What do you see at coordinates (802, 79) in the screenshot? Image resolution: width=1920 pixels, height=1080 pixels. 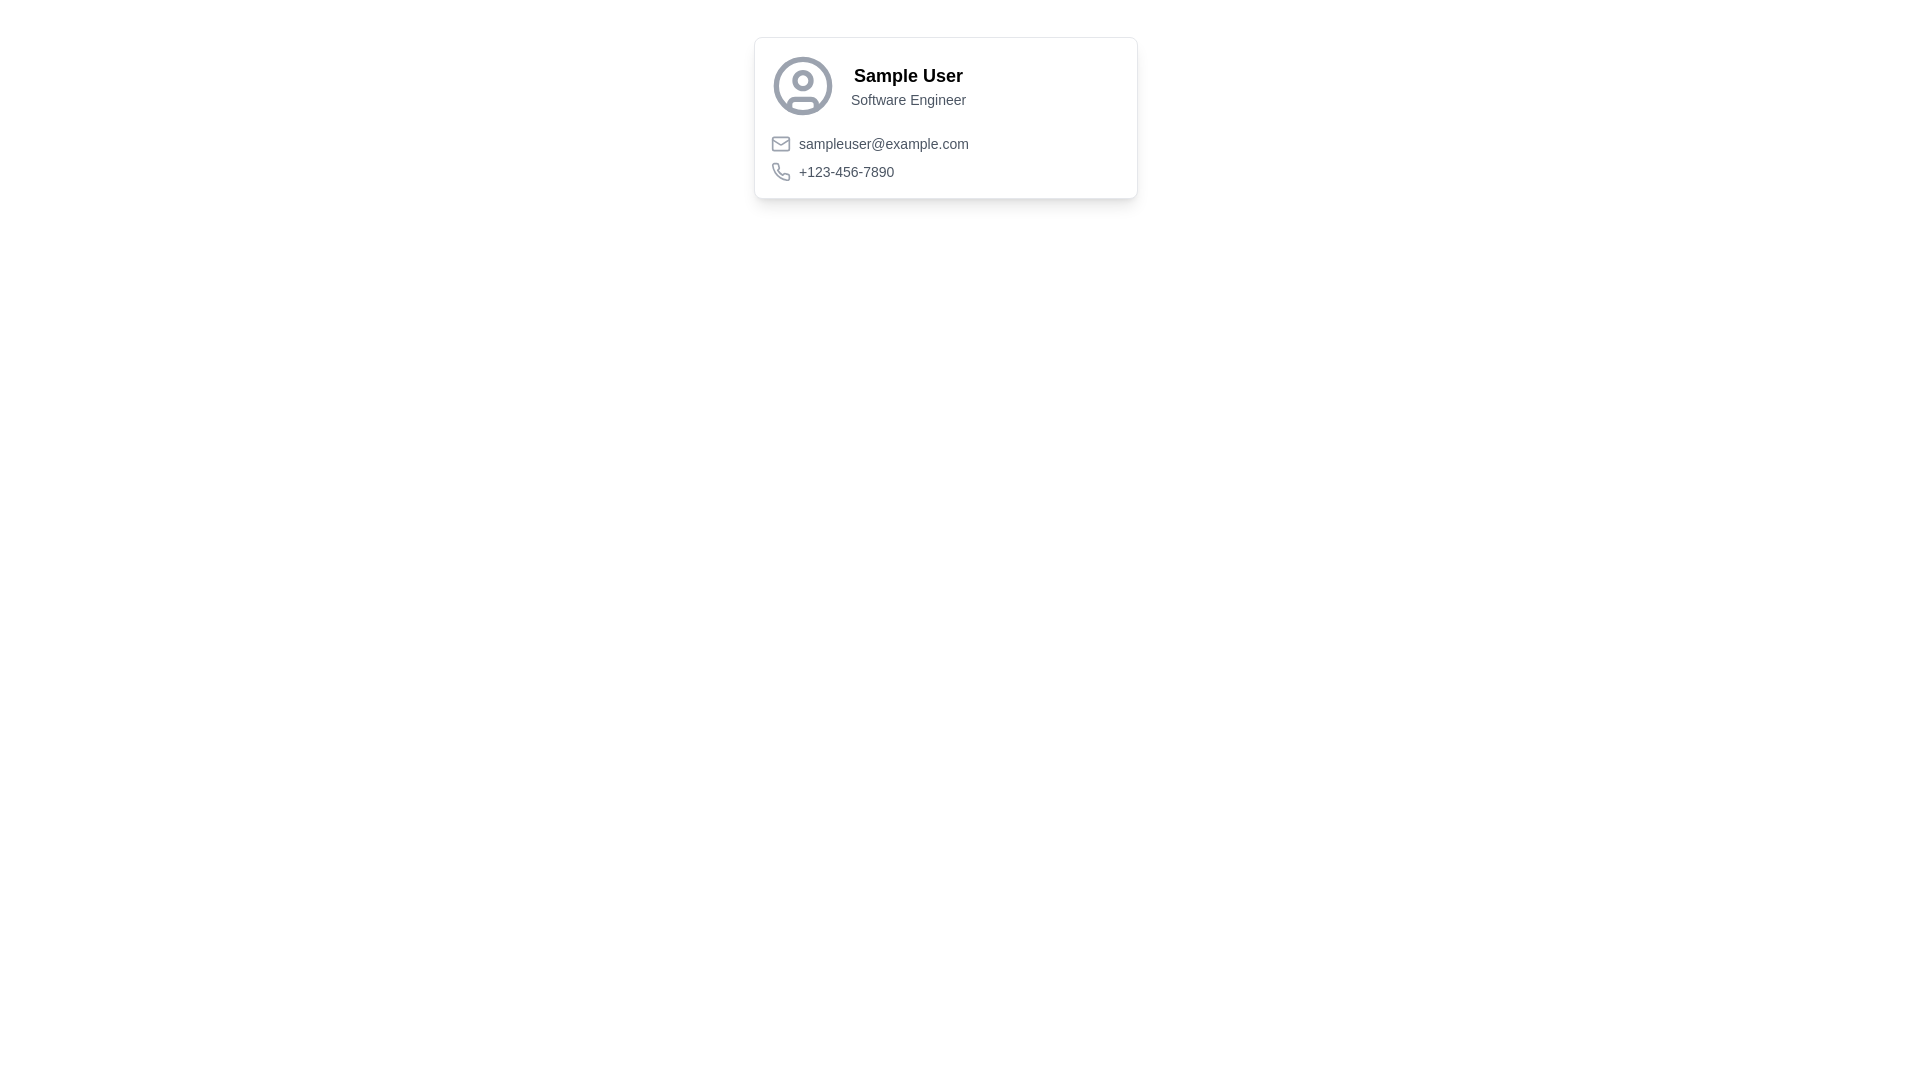 I see `the small circular SVG Circle located at the center top area of the user profile image avatar, which symbolizes the user's face` at bounding box center [802, 79].